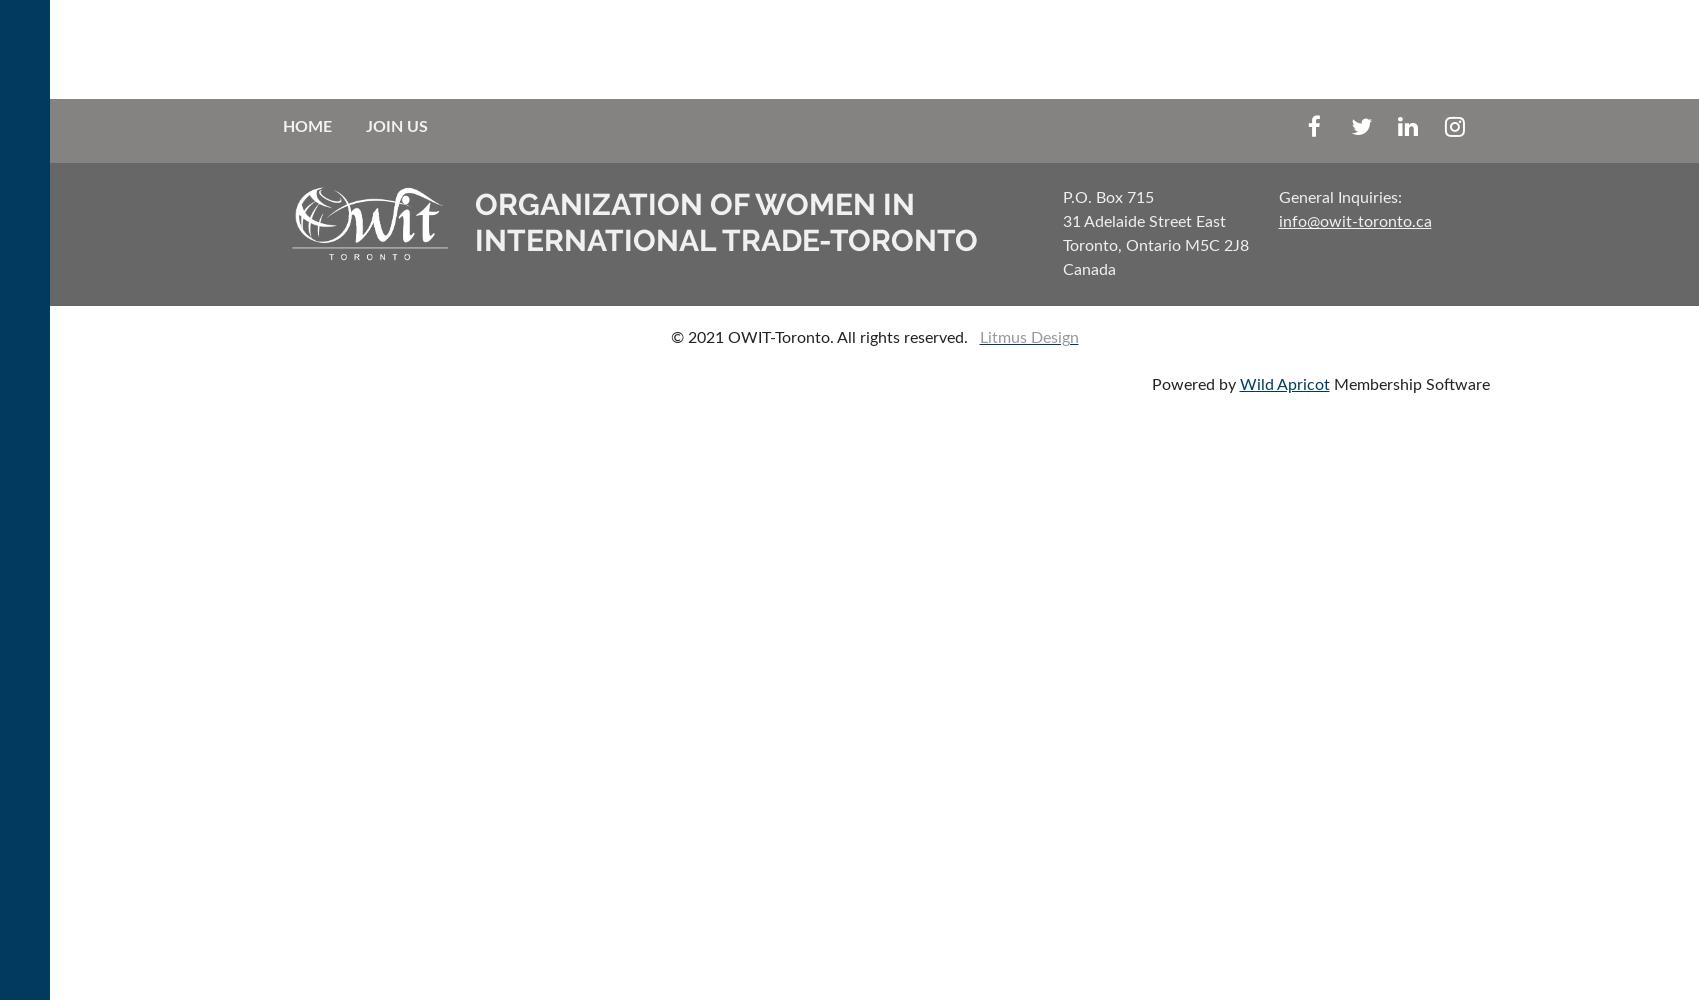 This screenshot has height=1000, width=1699. I want to click on 'Membership Software', so click(1408, 385).